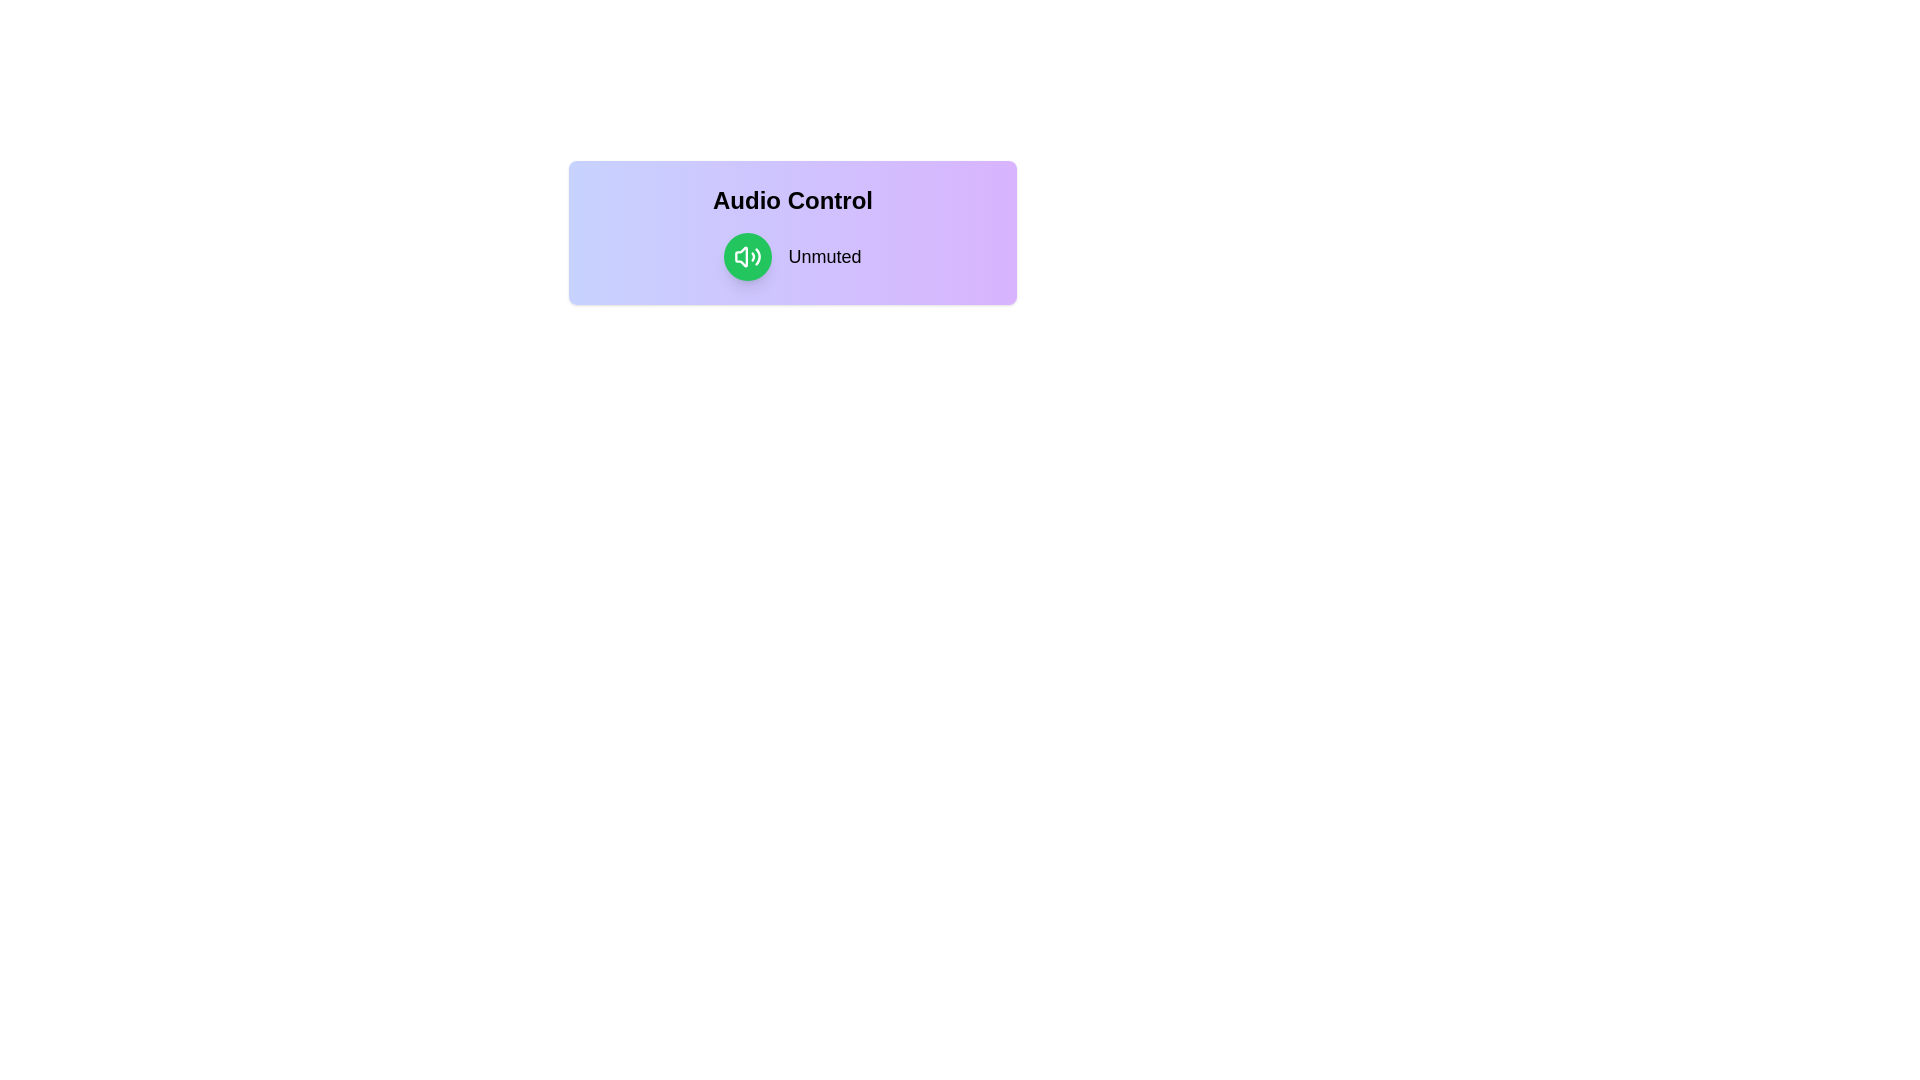 This screenshot has width=1920, height=1080. I want to click on the volume toggle button to switch between muted and unmuted states, so click(747, 256).